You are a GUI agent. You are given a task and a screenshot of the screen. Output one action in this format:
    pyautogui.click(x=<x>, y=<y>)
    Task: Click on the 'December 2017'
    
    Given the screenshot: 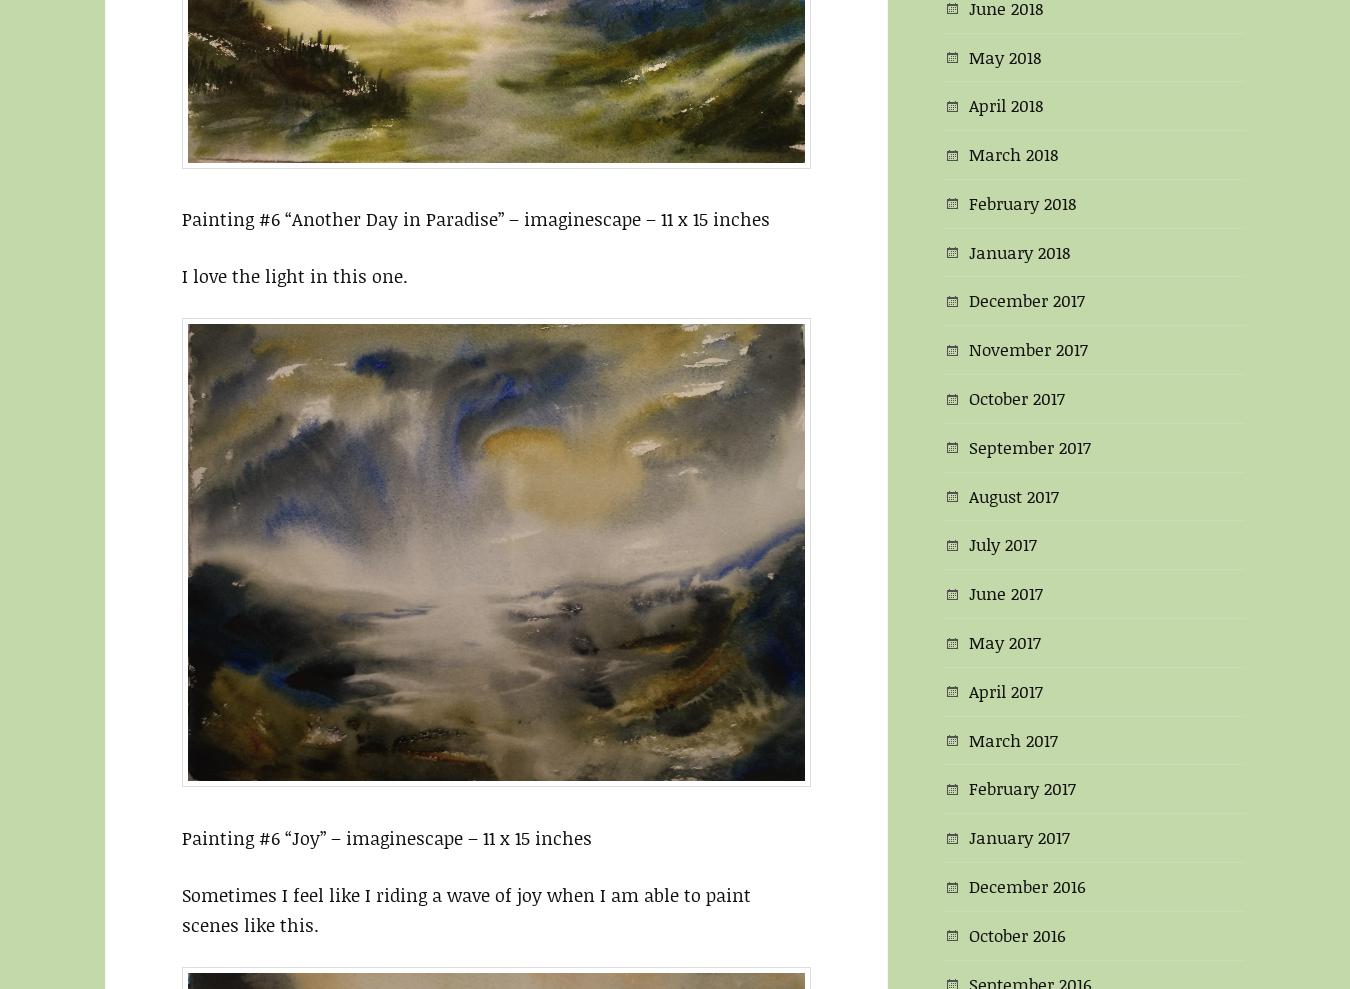 What is the action you would take?
    pyautogui.click(x=1026, y=299)
    